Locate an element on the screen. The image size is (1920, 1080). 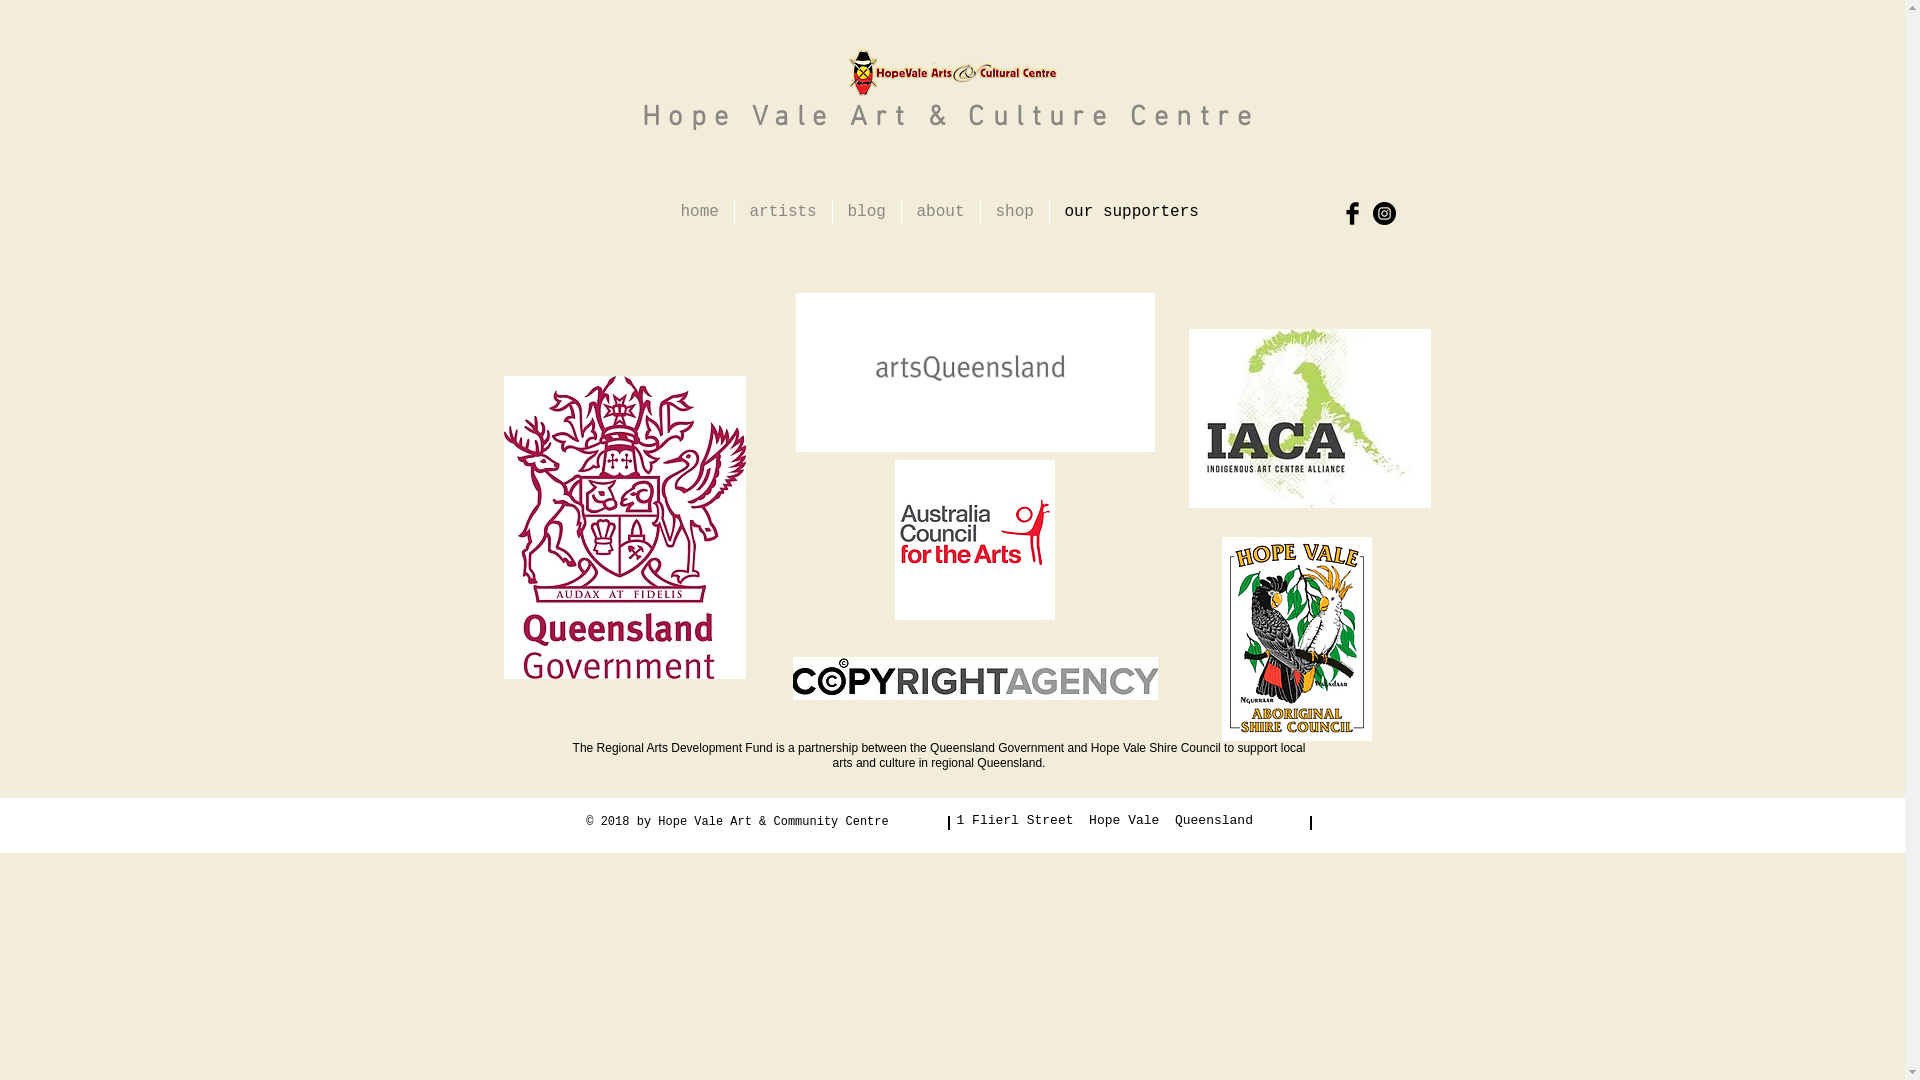
'blog' is located at coordinates (865, 212).